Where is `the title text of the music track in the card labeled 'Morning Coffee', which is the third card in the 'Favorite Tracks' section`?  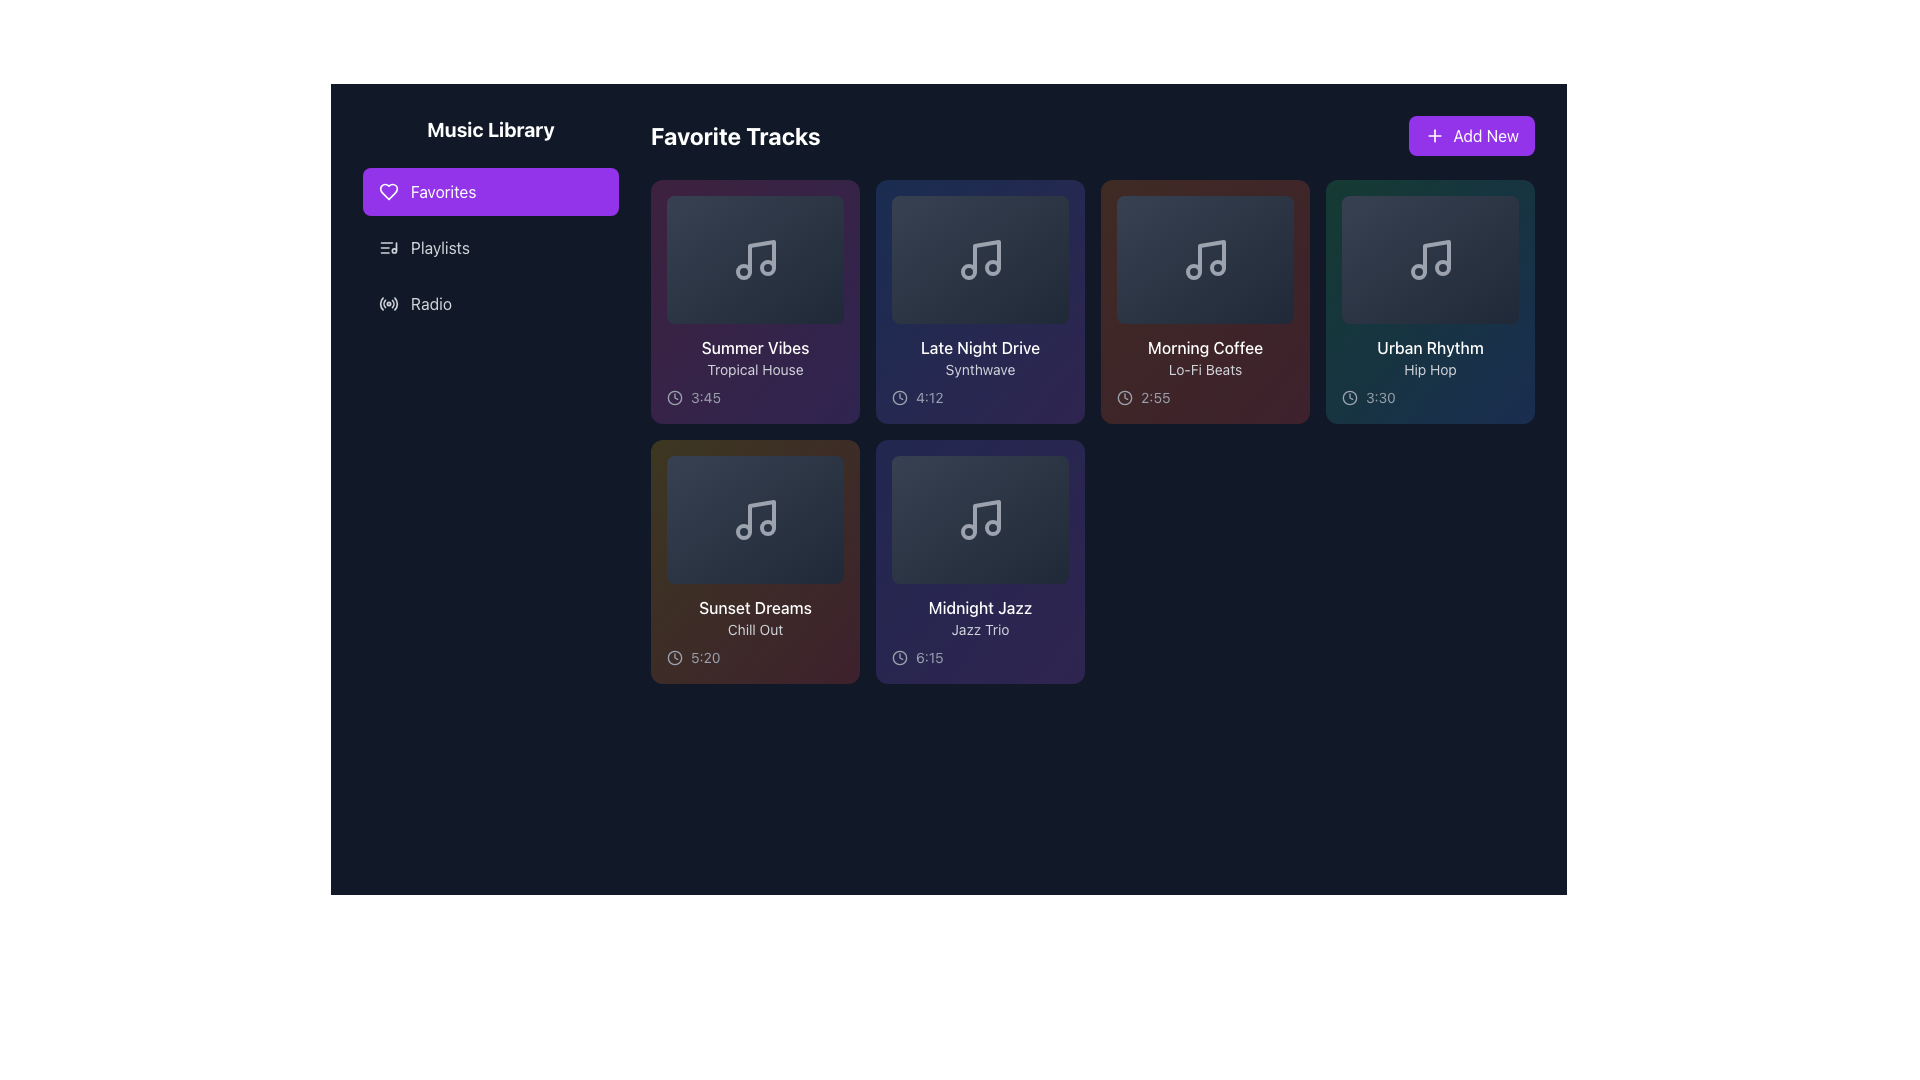
the title text of the music track in the card labeled 'Morning Coffee', which is the third card in the 'Favorite Tracks' section is located at coordinates (1204, 346).